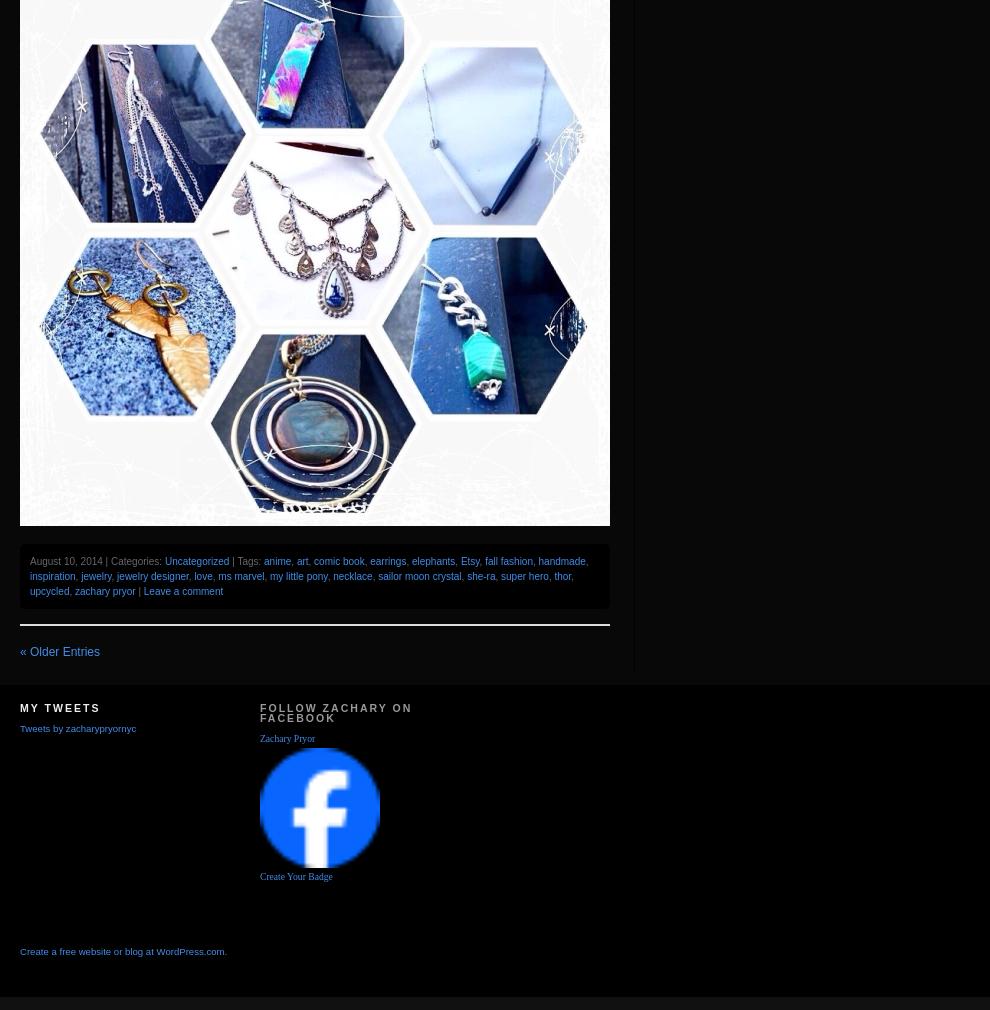  I want to click on 'my tweets', so click(59, 706).